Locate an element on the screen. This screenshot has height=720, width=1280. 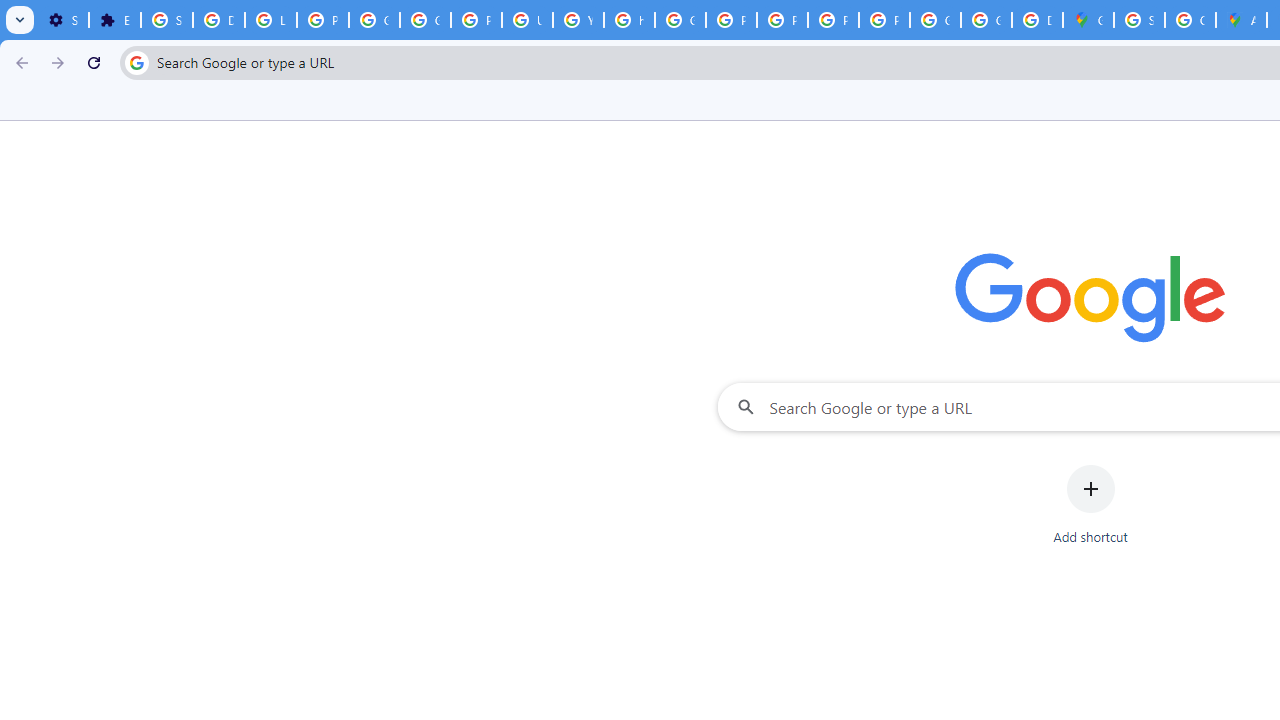
'Google Maps' is located at coordinates (1087, 20).